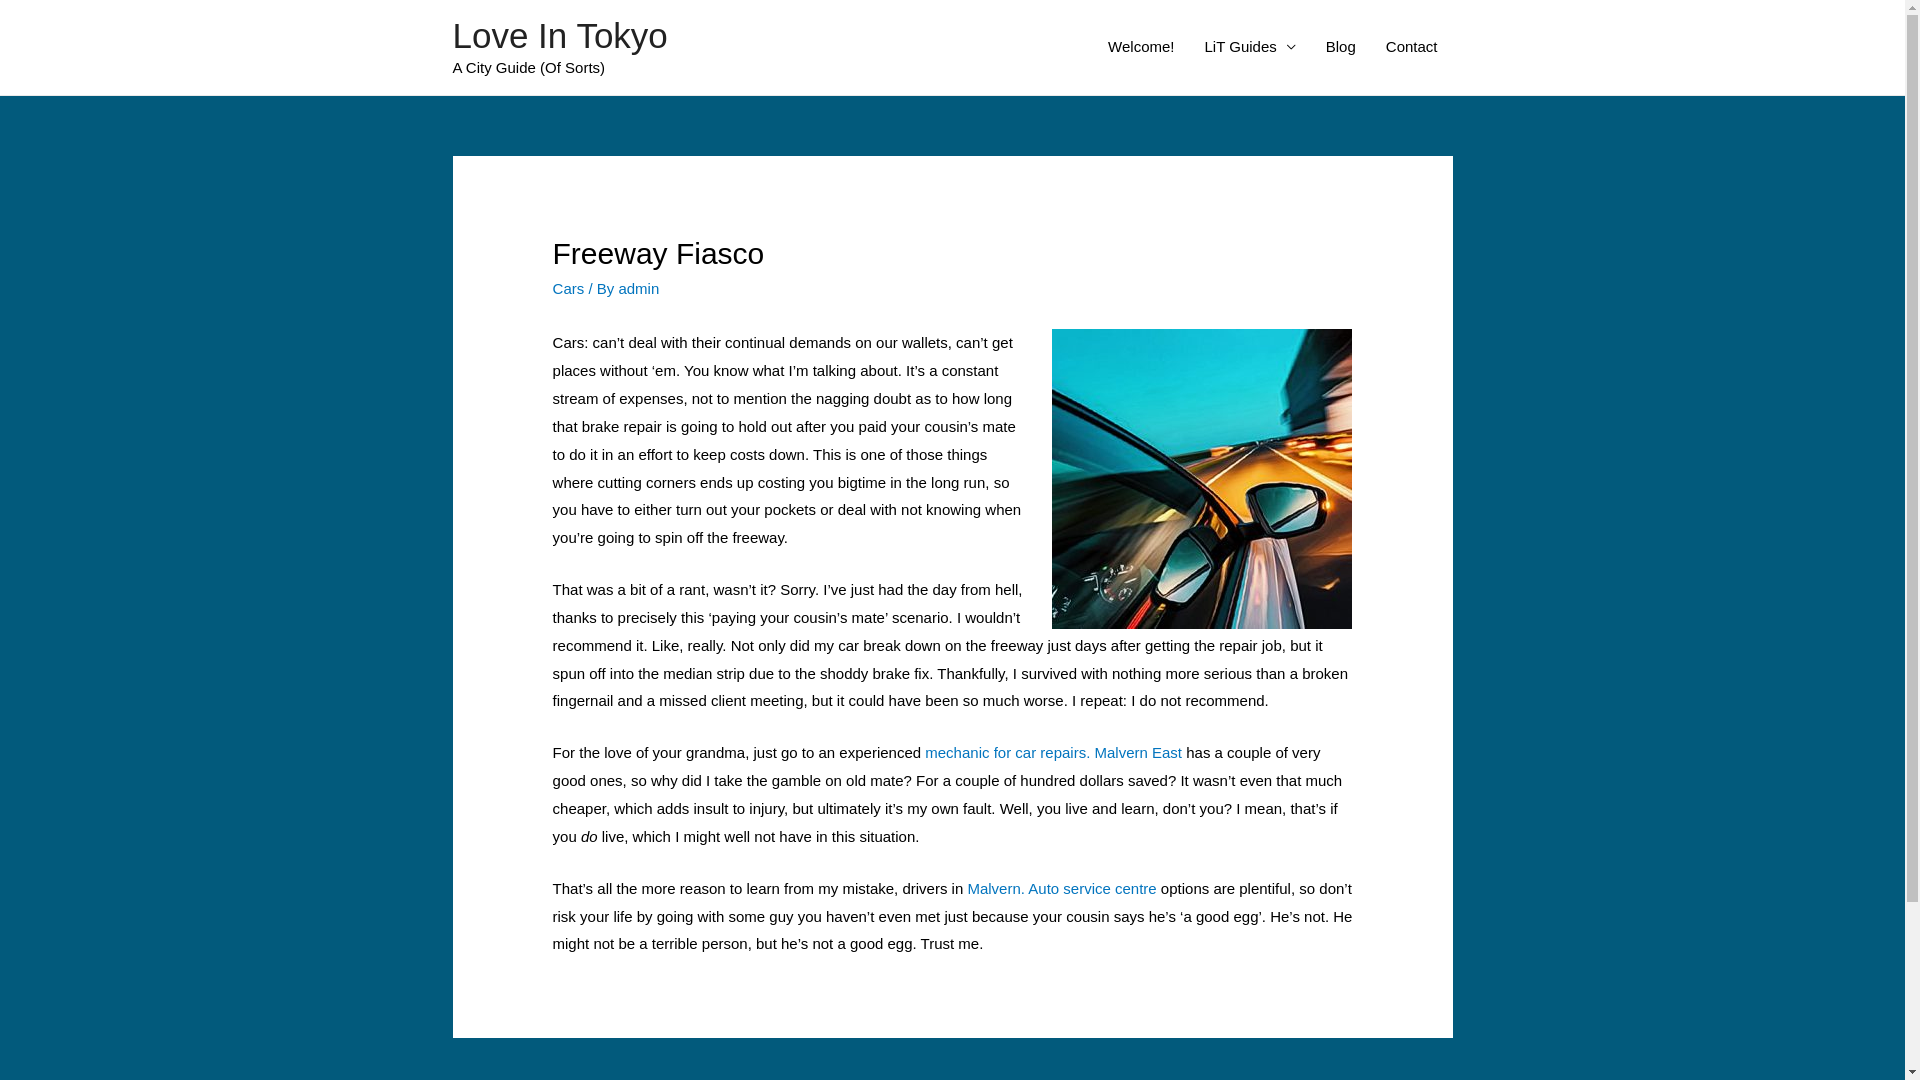  Describe the element at coordinates (1092, 45) in the screenshot. I see `'Welcome!'` at that location.